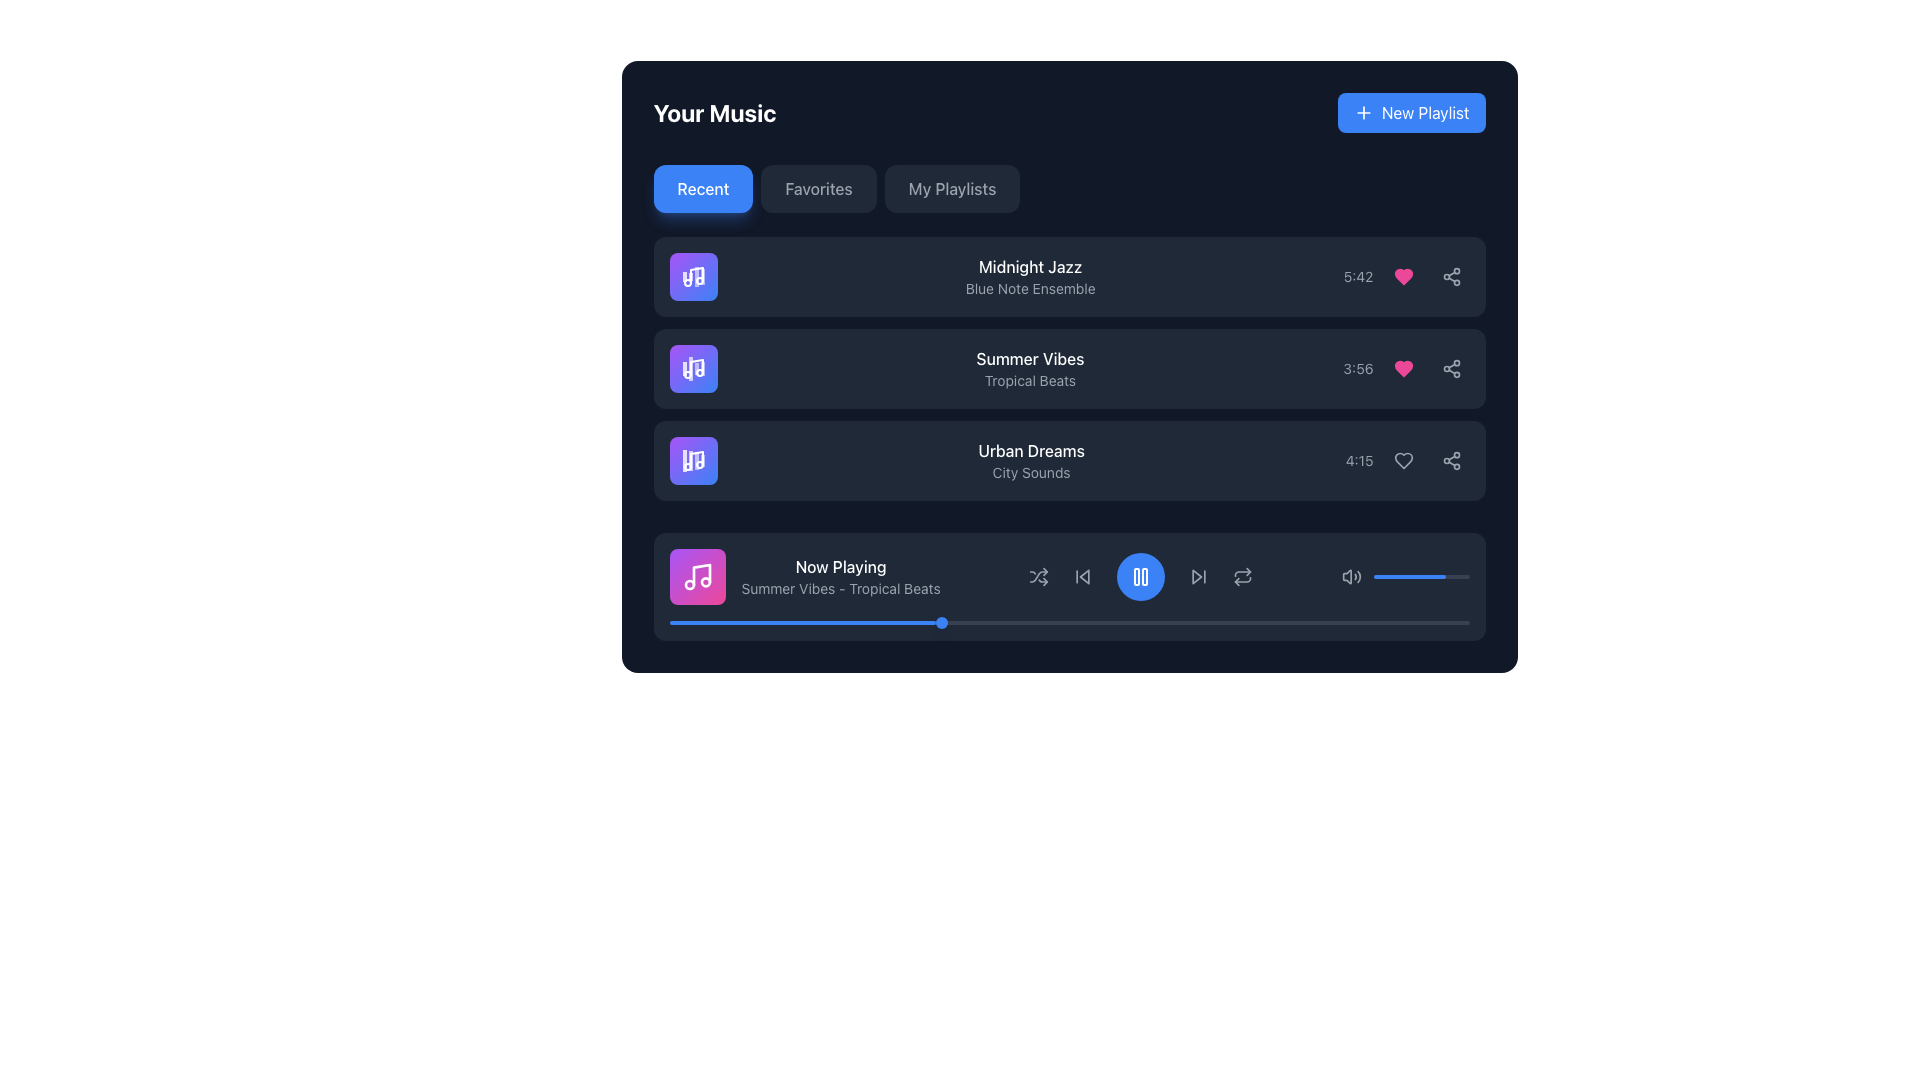  Describe the element at coordinates (1068, 461) in the screenshot. I see `the third song list item card in the playlist, which is positioned below 'Summer Vibes' and above the playback control section` at that location.